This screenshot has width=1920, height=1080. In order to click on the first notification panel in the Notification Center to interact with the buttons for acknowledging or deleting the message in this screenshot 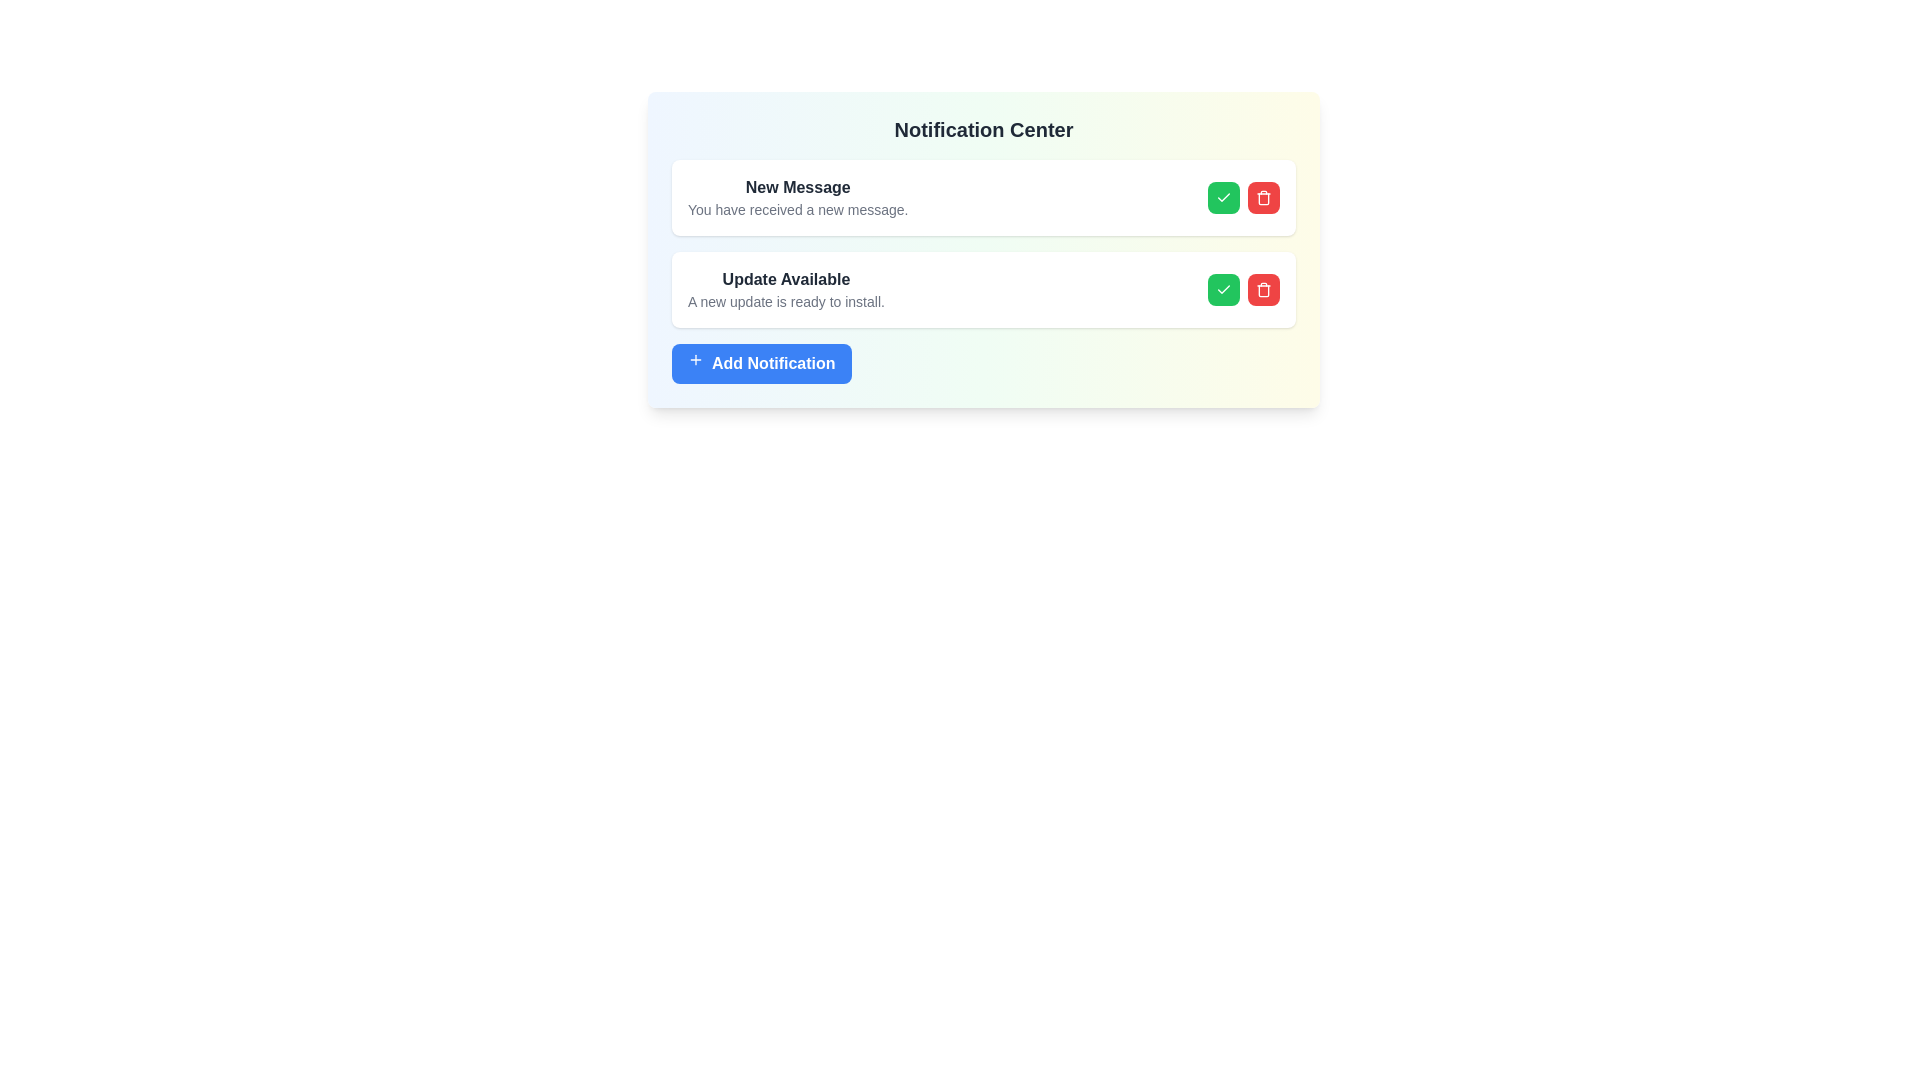, I will do `click(983, 197)`.